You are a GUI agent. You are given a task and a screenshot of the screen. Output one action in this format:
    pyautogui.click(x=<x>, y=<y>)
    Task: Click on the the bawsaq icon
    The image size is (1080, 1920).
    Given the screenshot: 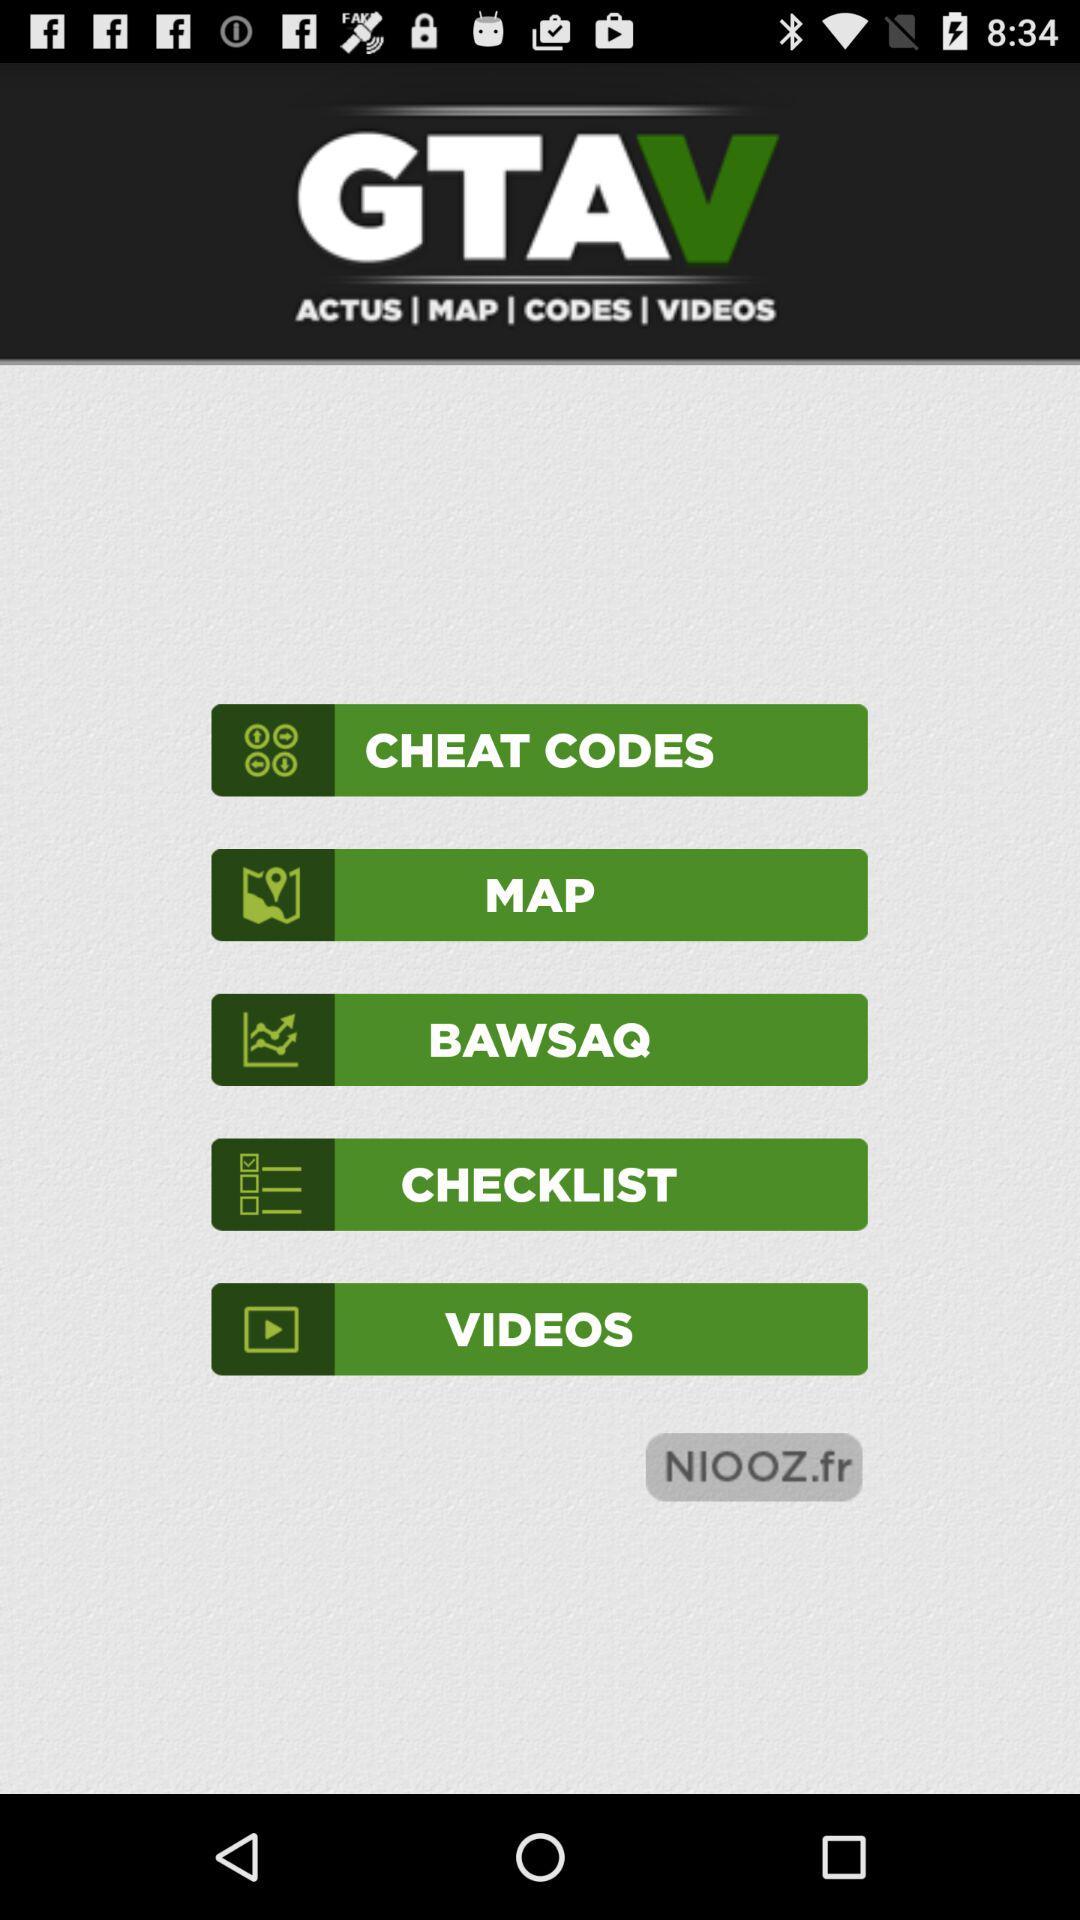 What is the action you would take?
    pyautogui.click(x=538, y=1039)
    